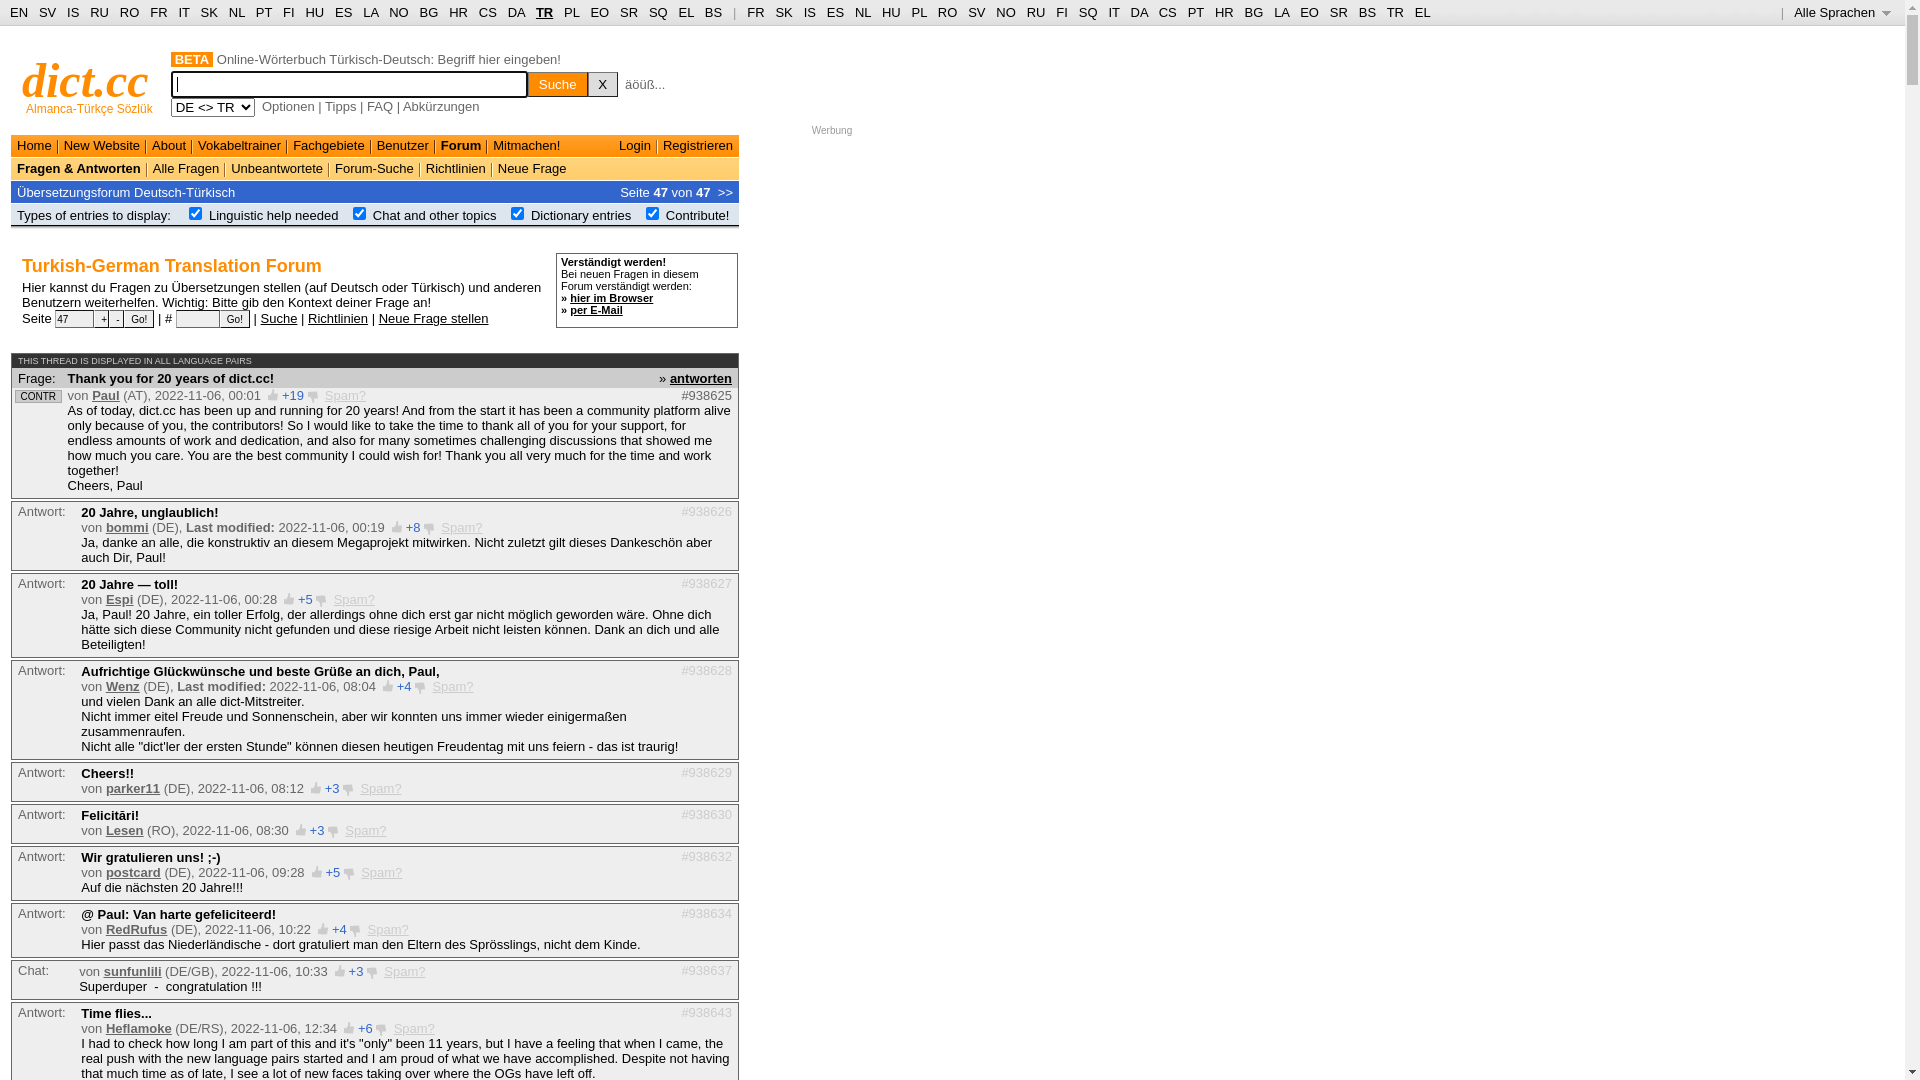  Describe the element at coordinates (186, 167) in the screenshot. I see `'Alle Fragen'` at that location.